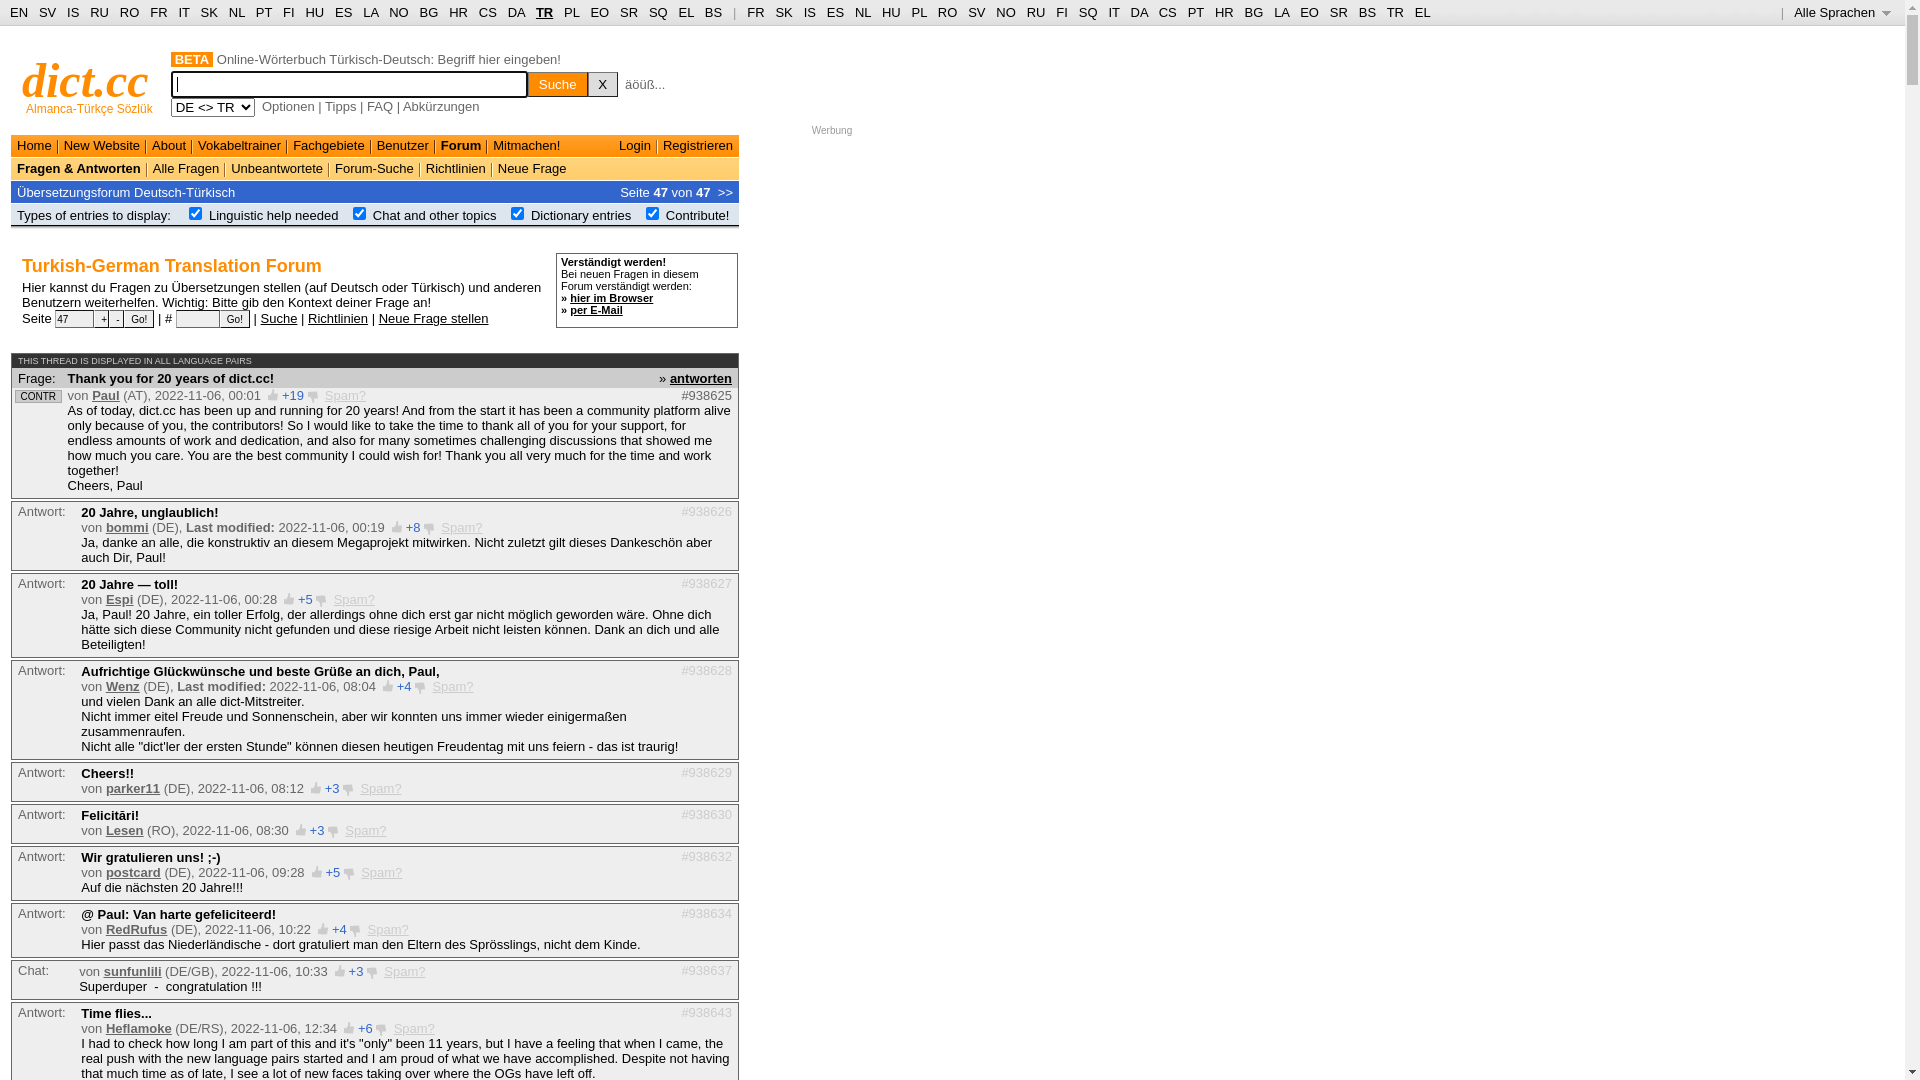  Describe the element at coordinates (186, 167) in the screenshot. I see `'Alle Fragen'` at that location.